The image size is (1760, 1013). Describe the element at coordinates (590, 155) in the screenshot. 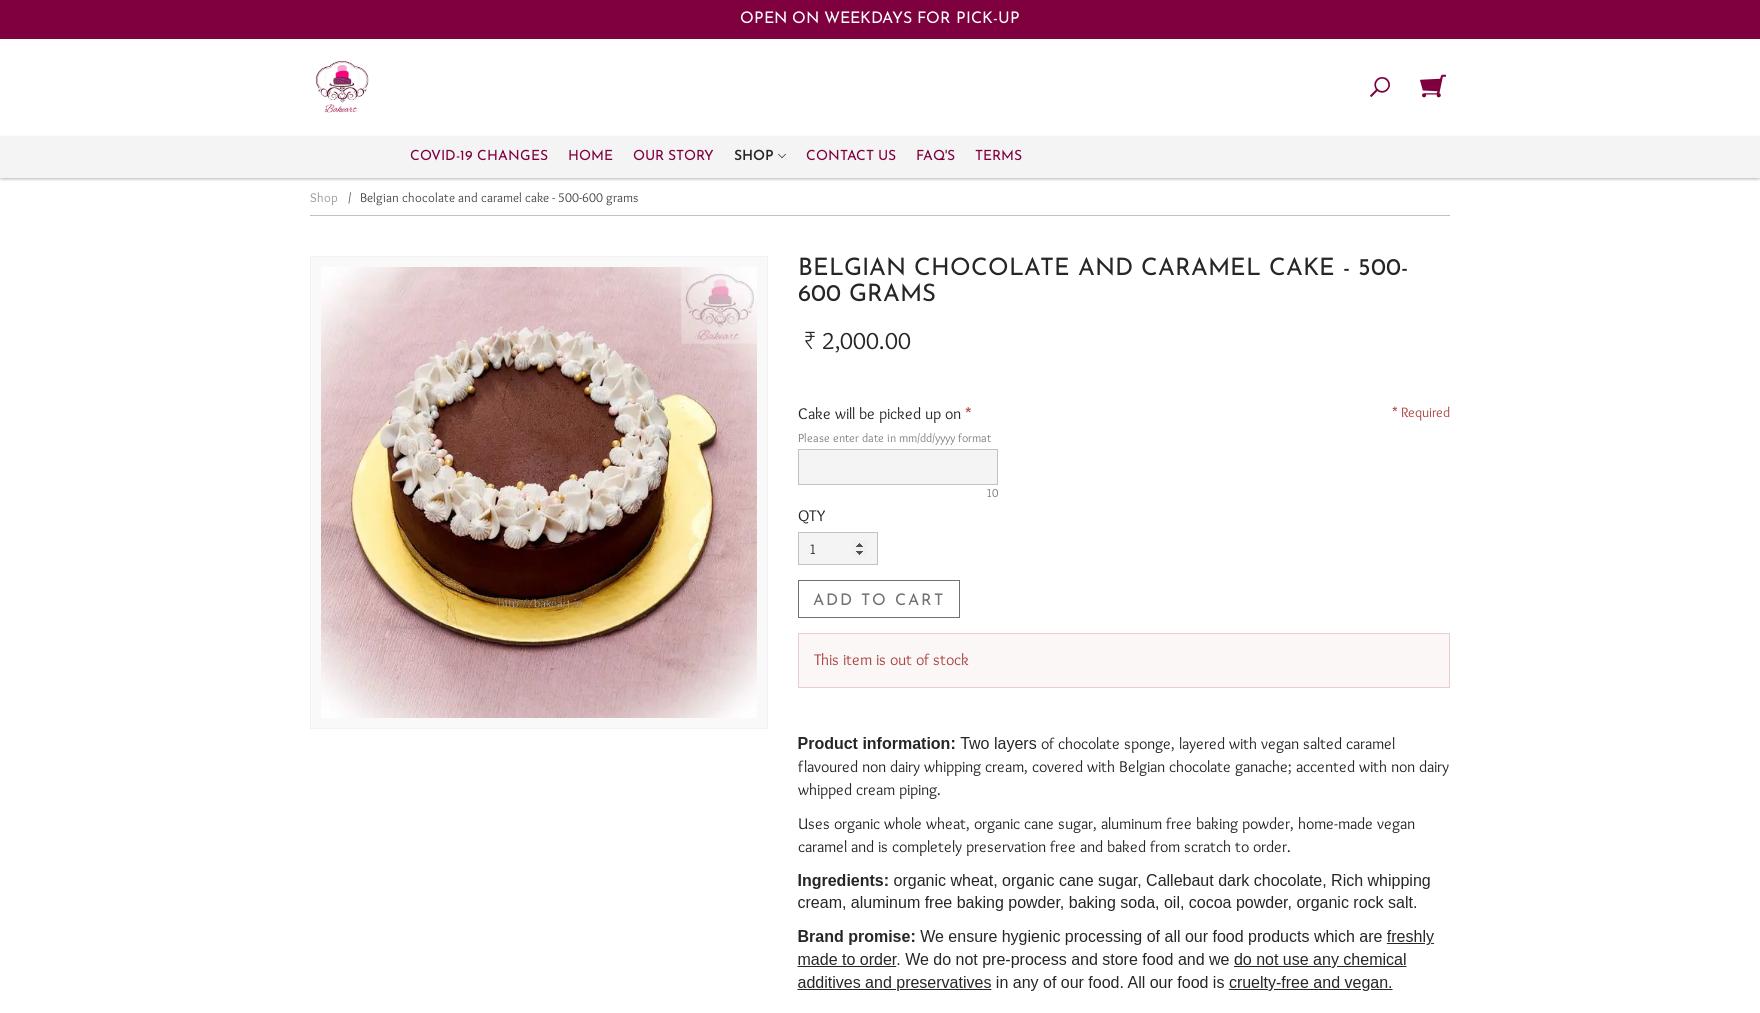

I see `'Home'` at that location.